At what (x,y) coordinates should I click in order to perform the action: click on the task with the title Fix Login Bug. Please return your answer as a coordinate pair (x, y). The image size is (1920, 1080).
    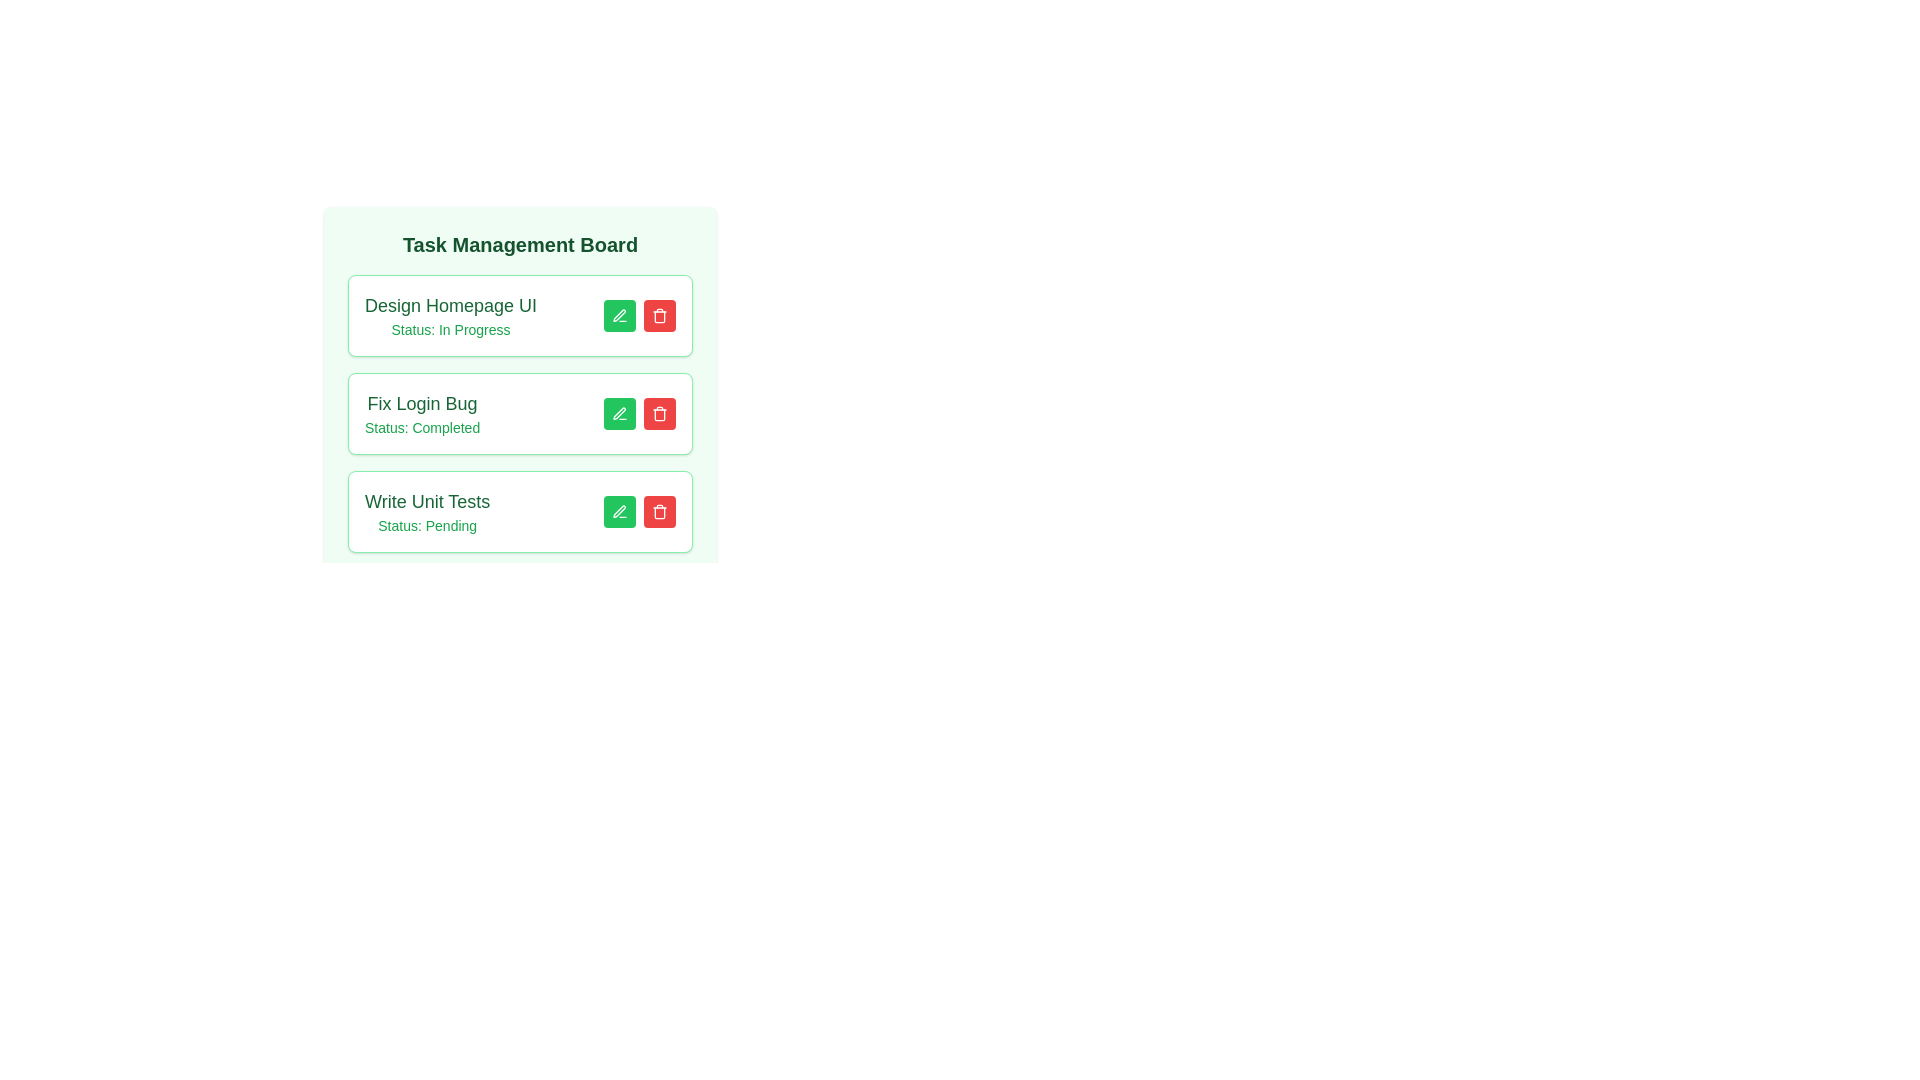
    Looking at the image, I should click on (660, 412).